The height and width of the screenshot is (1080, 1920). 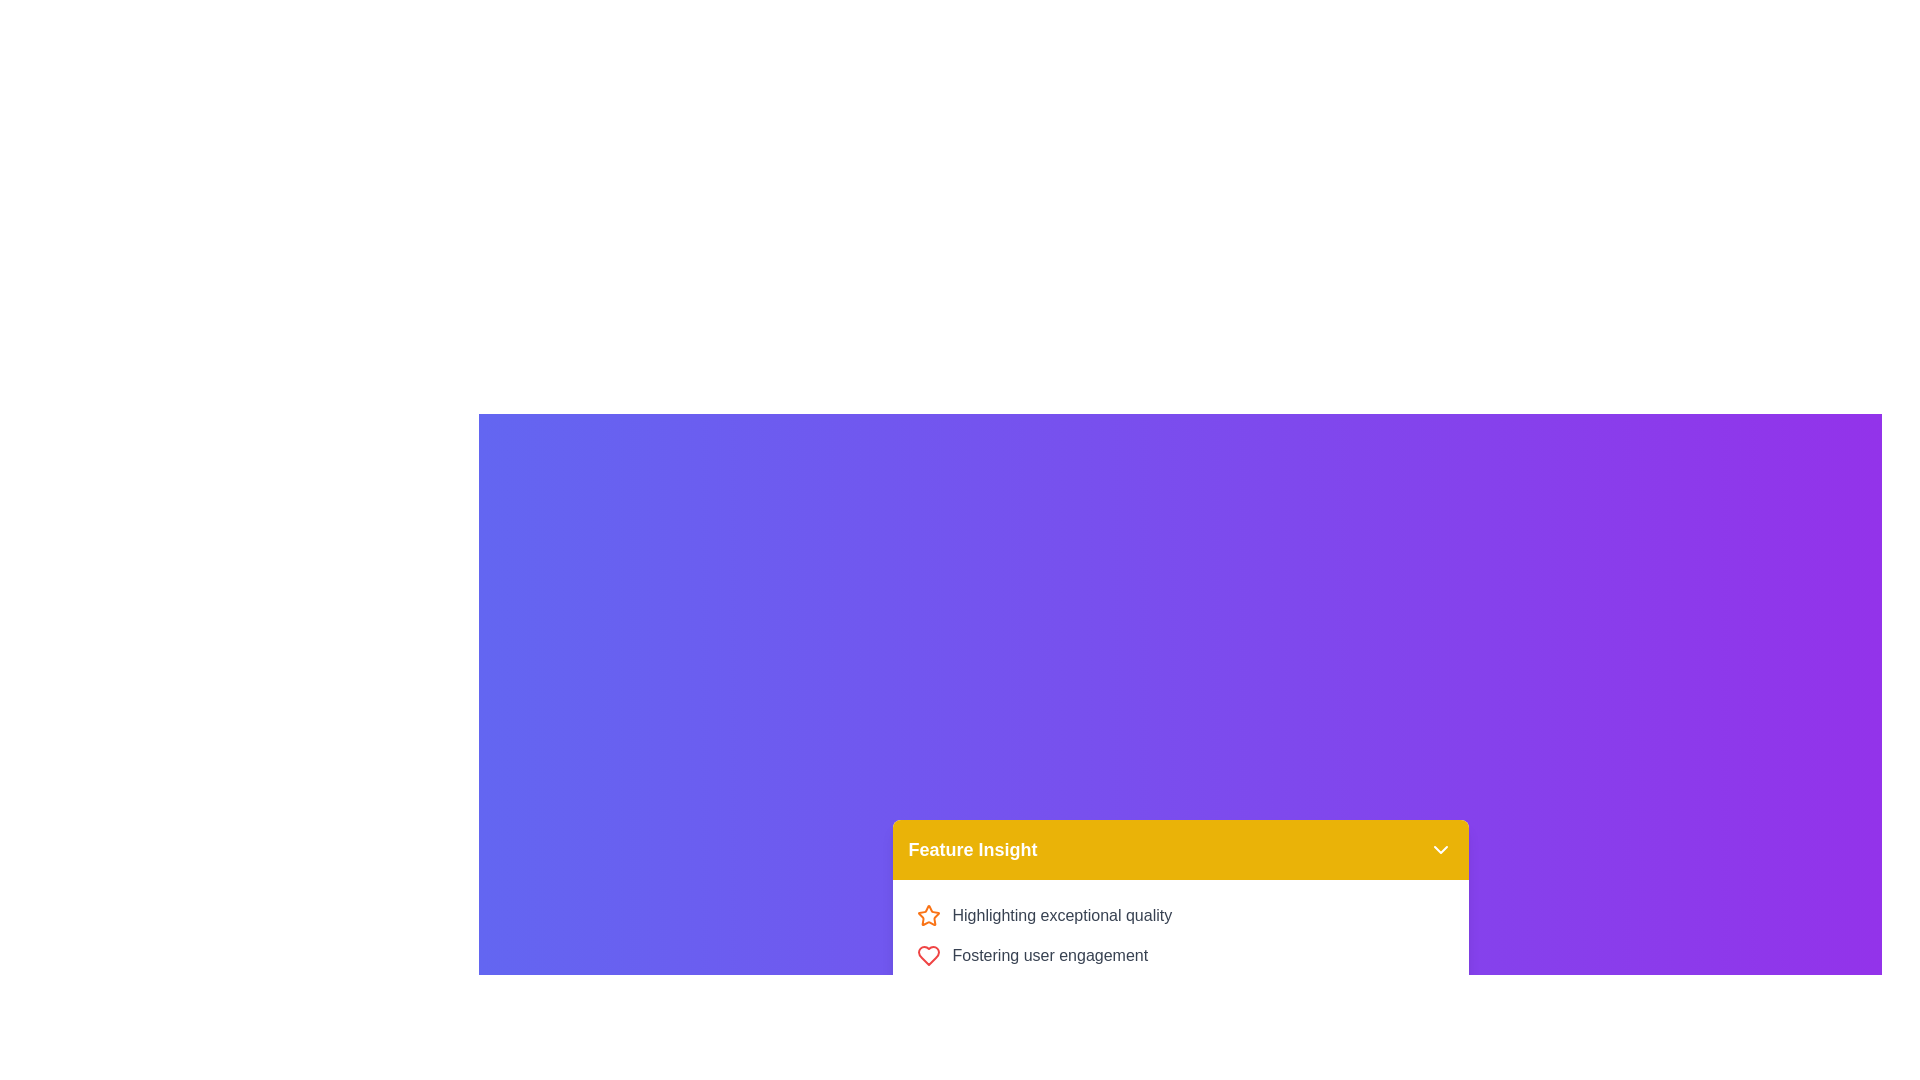 I want to click on the Text Label that displays 'Fostering user engagement', which is the second item in the vertical list inside the 'Feature Insight' UI card, so click(x=1049, y=955).